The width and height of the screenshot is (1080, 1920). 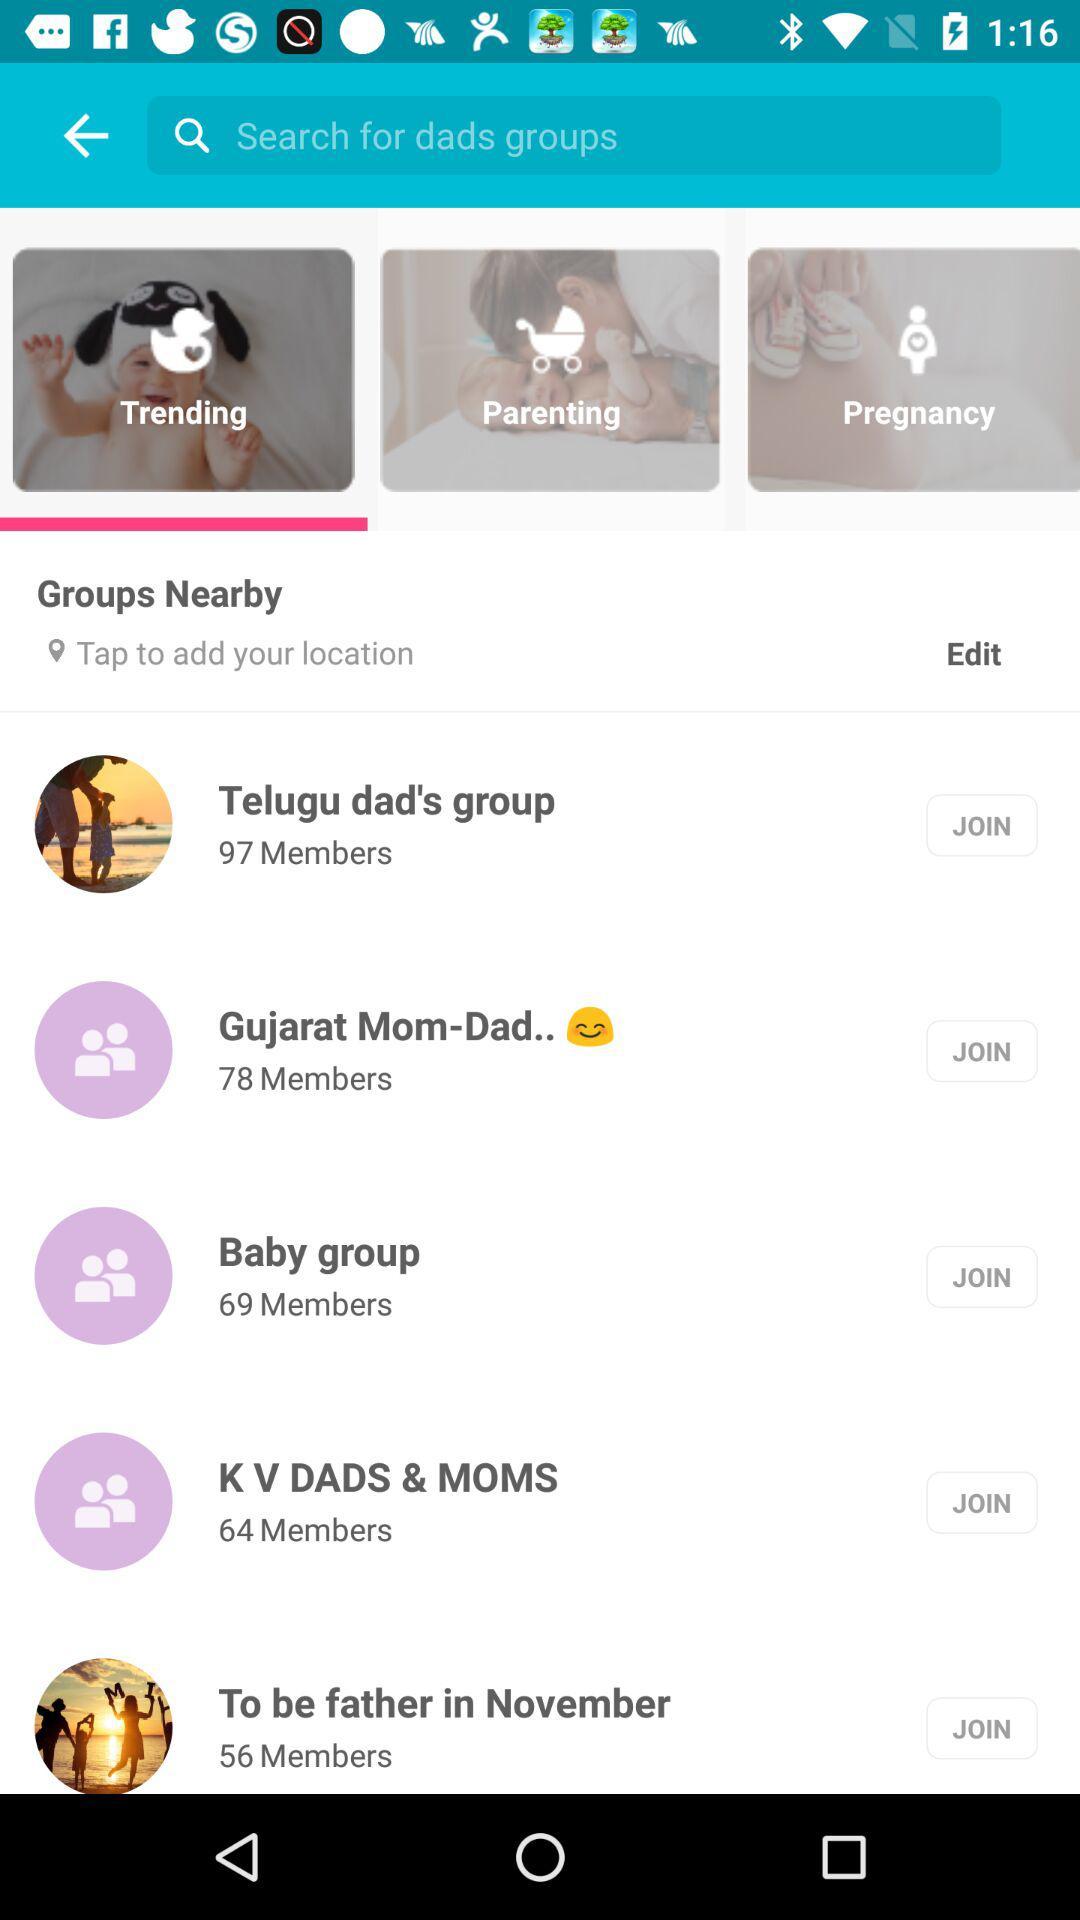 What do you see at coordinates (318, 1249) in the screenshot?
I see `baby group` at bounding box center [318, 1249].